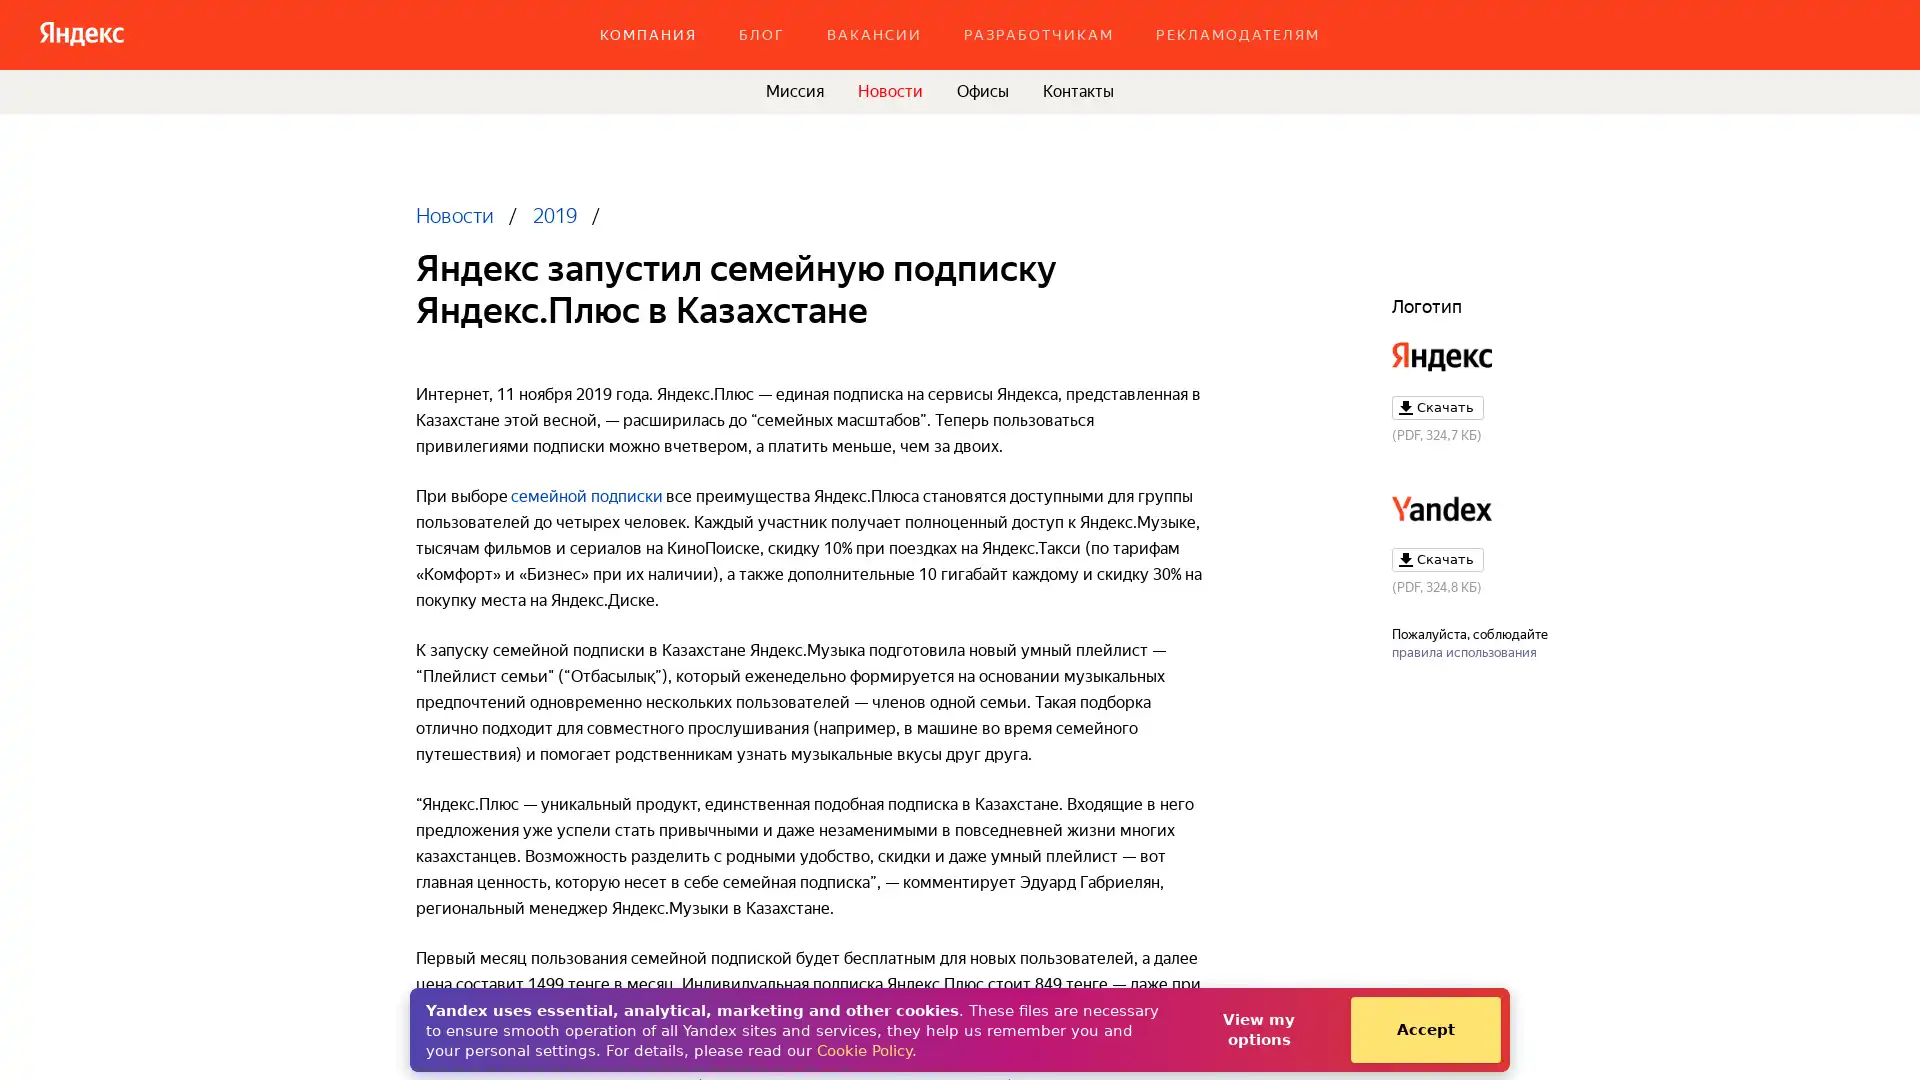 The height and width of the screenshot is (1080, 1920). I want to click on Accept, so click(1424, 1029).